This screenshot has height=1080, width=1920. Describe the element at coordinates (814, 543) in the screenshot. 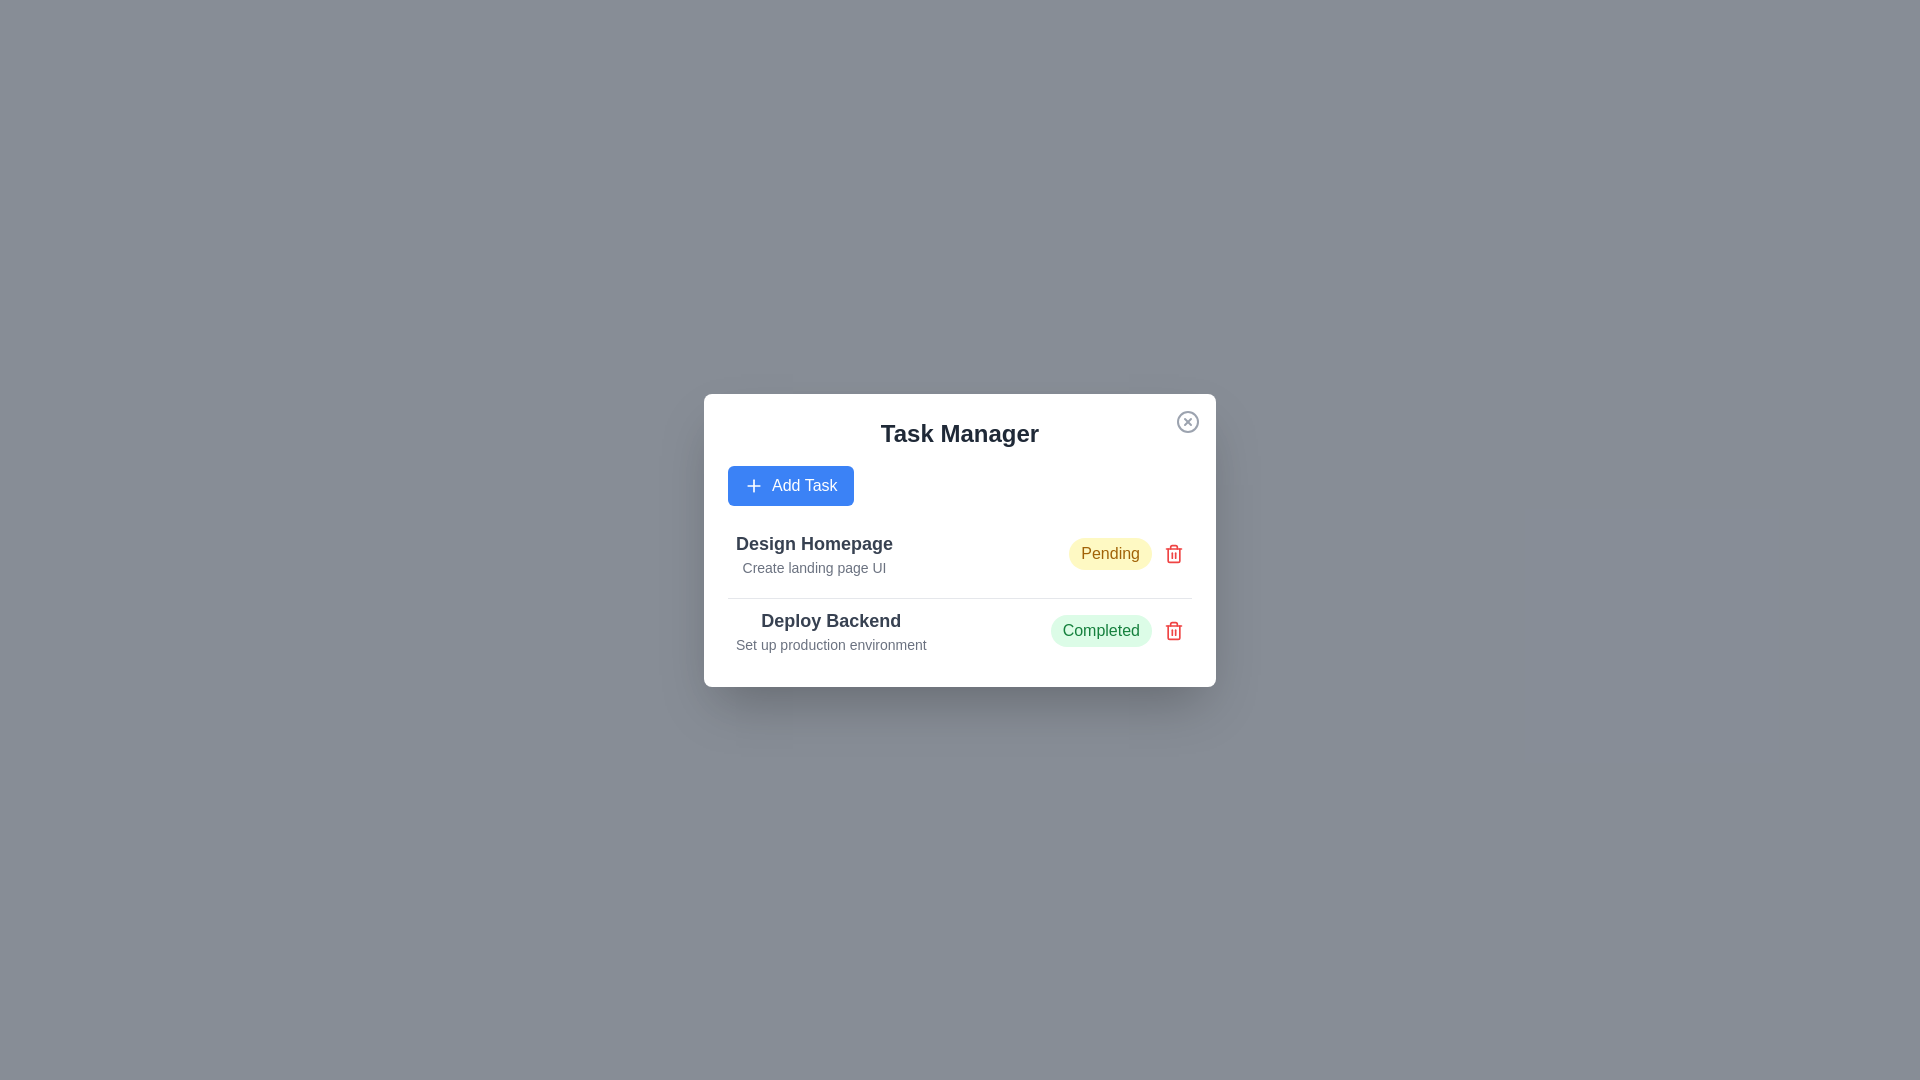

I see `text label element displaying 'Design Homepage' which is styled in bold medium-dark gray and located centrally in the task card of the task management interface` at that location.